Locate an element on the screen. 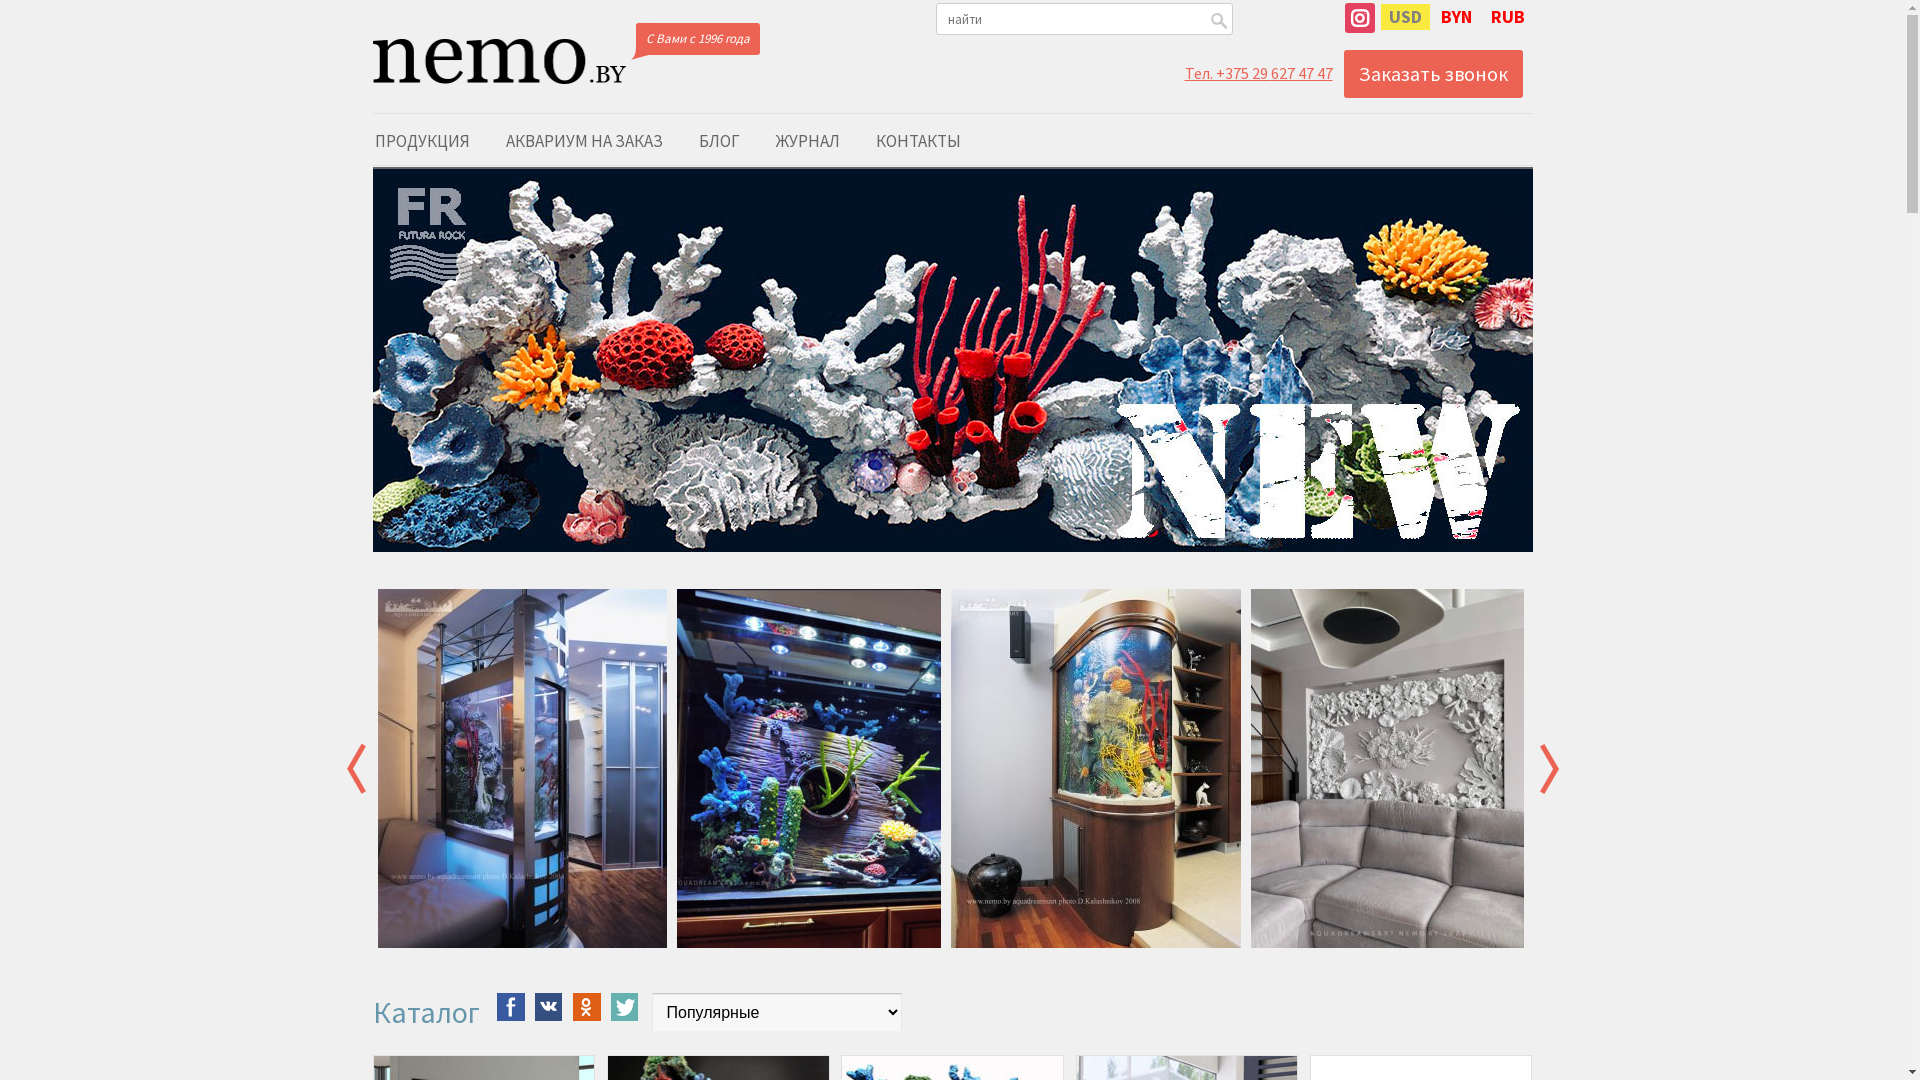  'BYN' is located at coordinates (1430, 16).